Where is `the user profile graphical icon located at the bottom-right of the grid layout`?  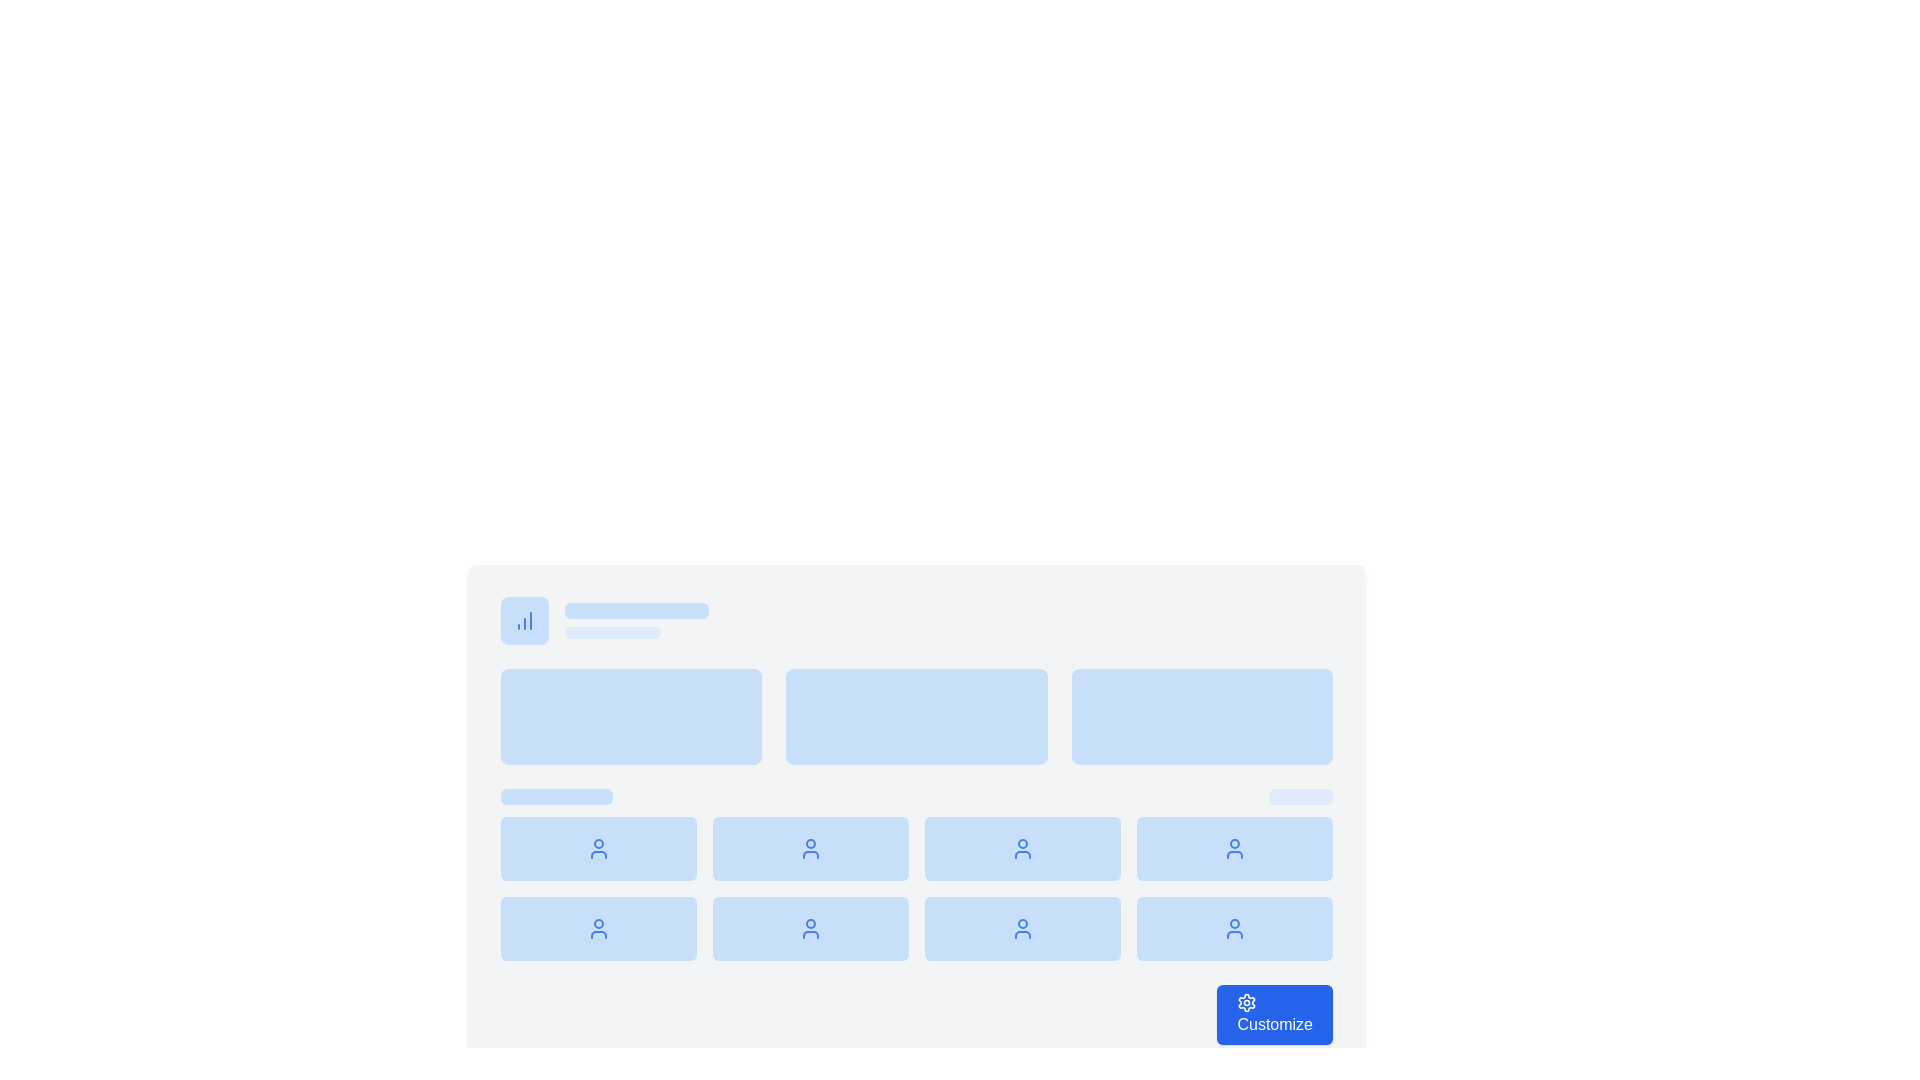
the user profile graphical icon located at the bottom-right of the grid layout is located at coordinates (1233, 929).